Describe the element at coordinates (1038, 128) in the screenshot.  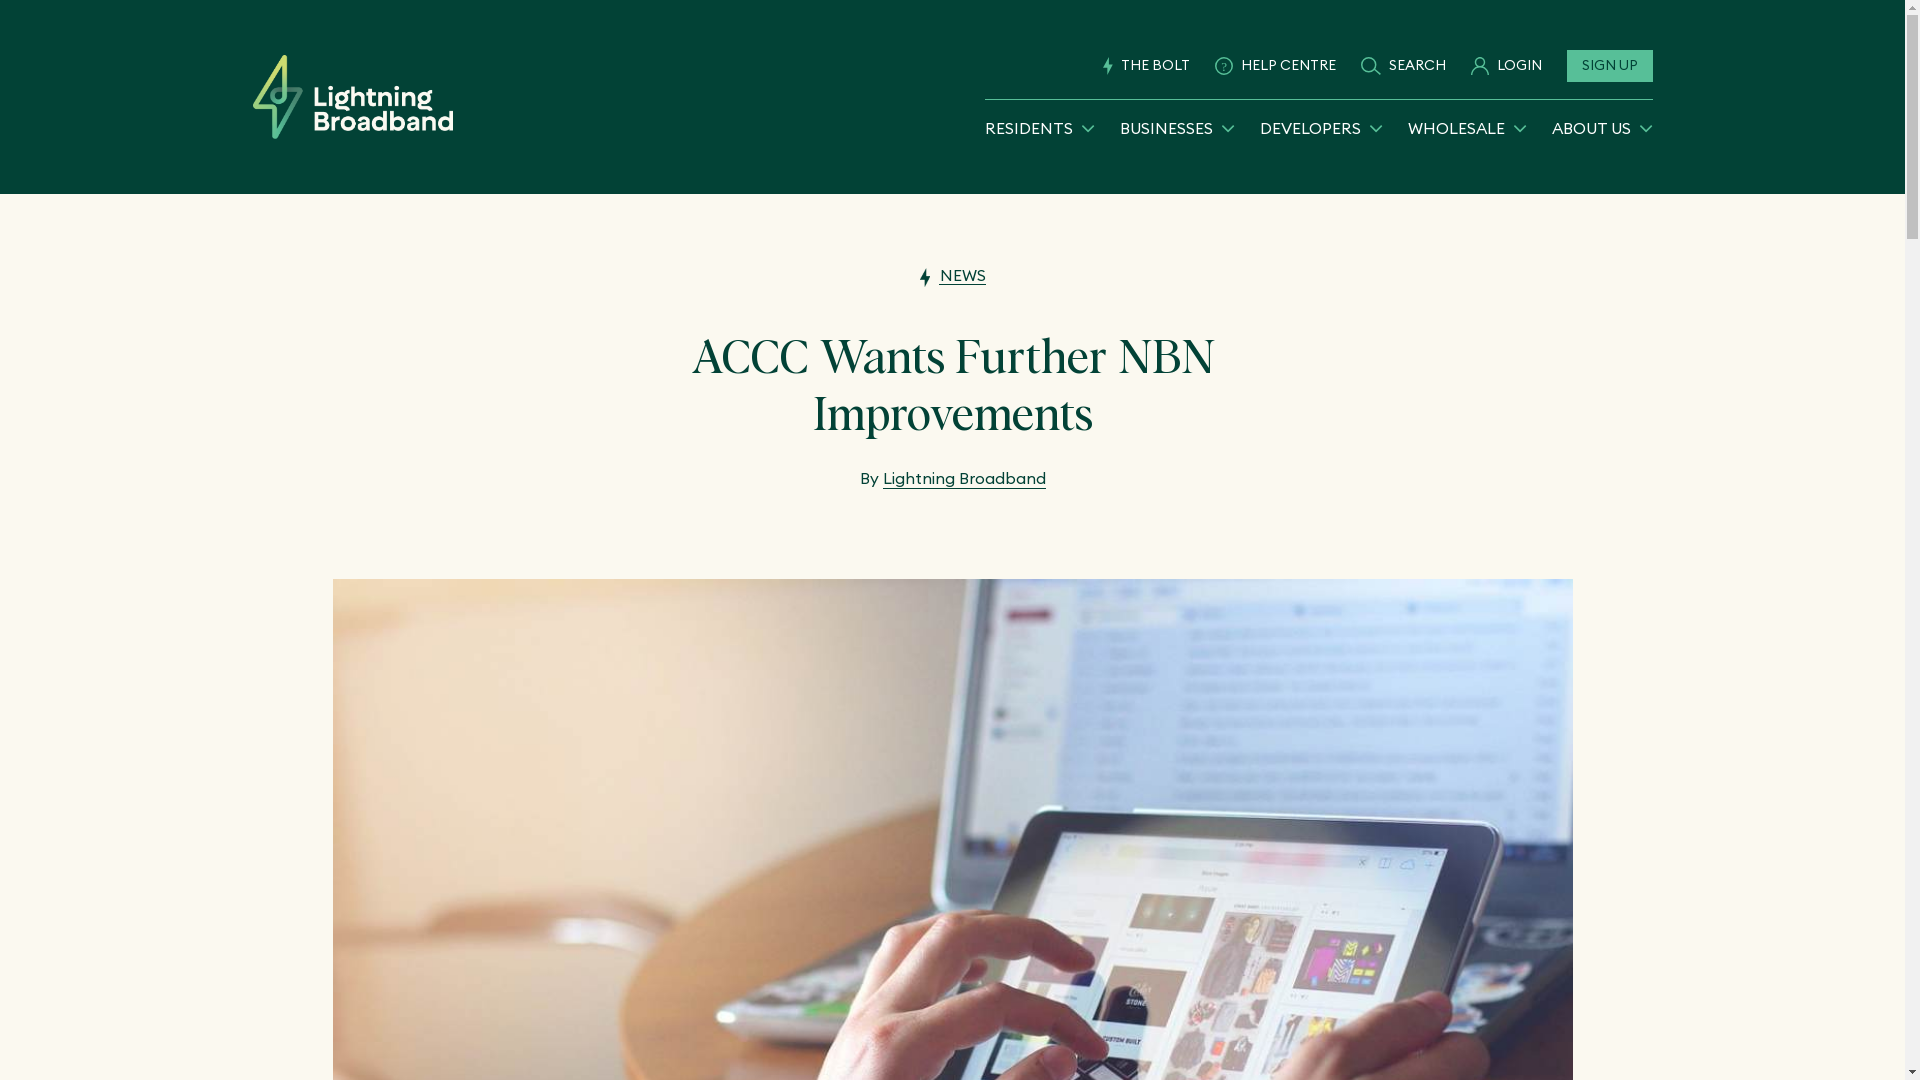
I see `'RESIDENTS'` at that location.